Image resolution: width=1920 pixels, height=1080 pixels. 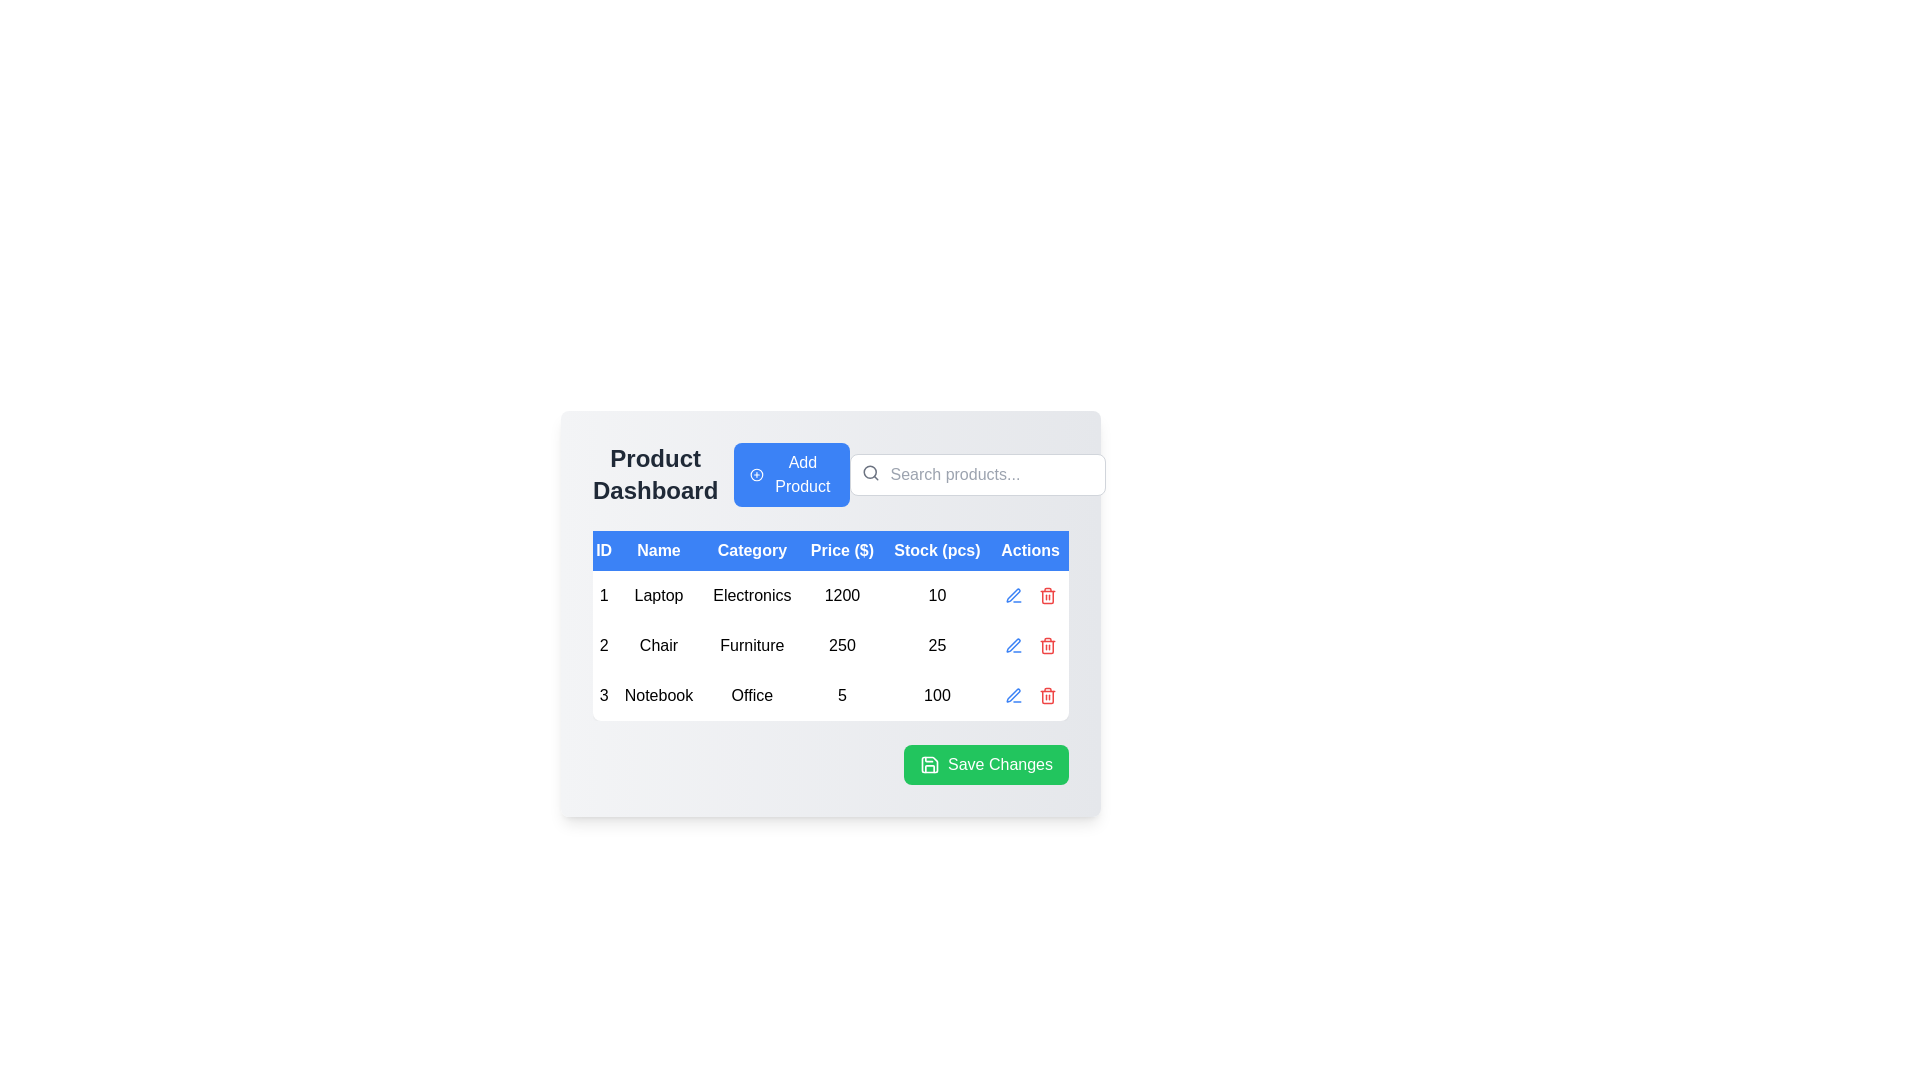 I want to click on the red trash icon button located in the 'Actions' column of the first row in the product table, so click(x=1046, y=595).